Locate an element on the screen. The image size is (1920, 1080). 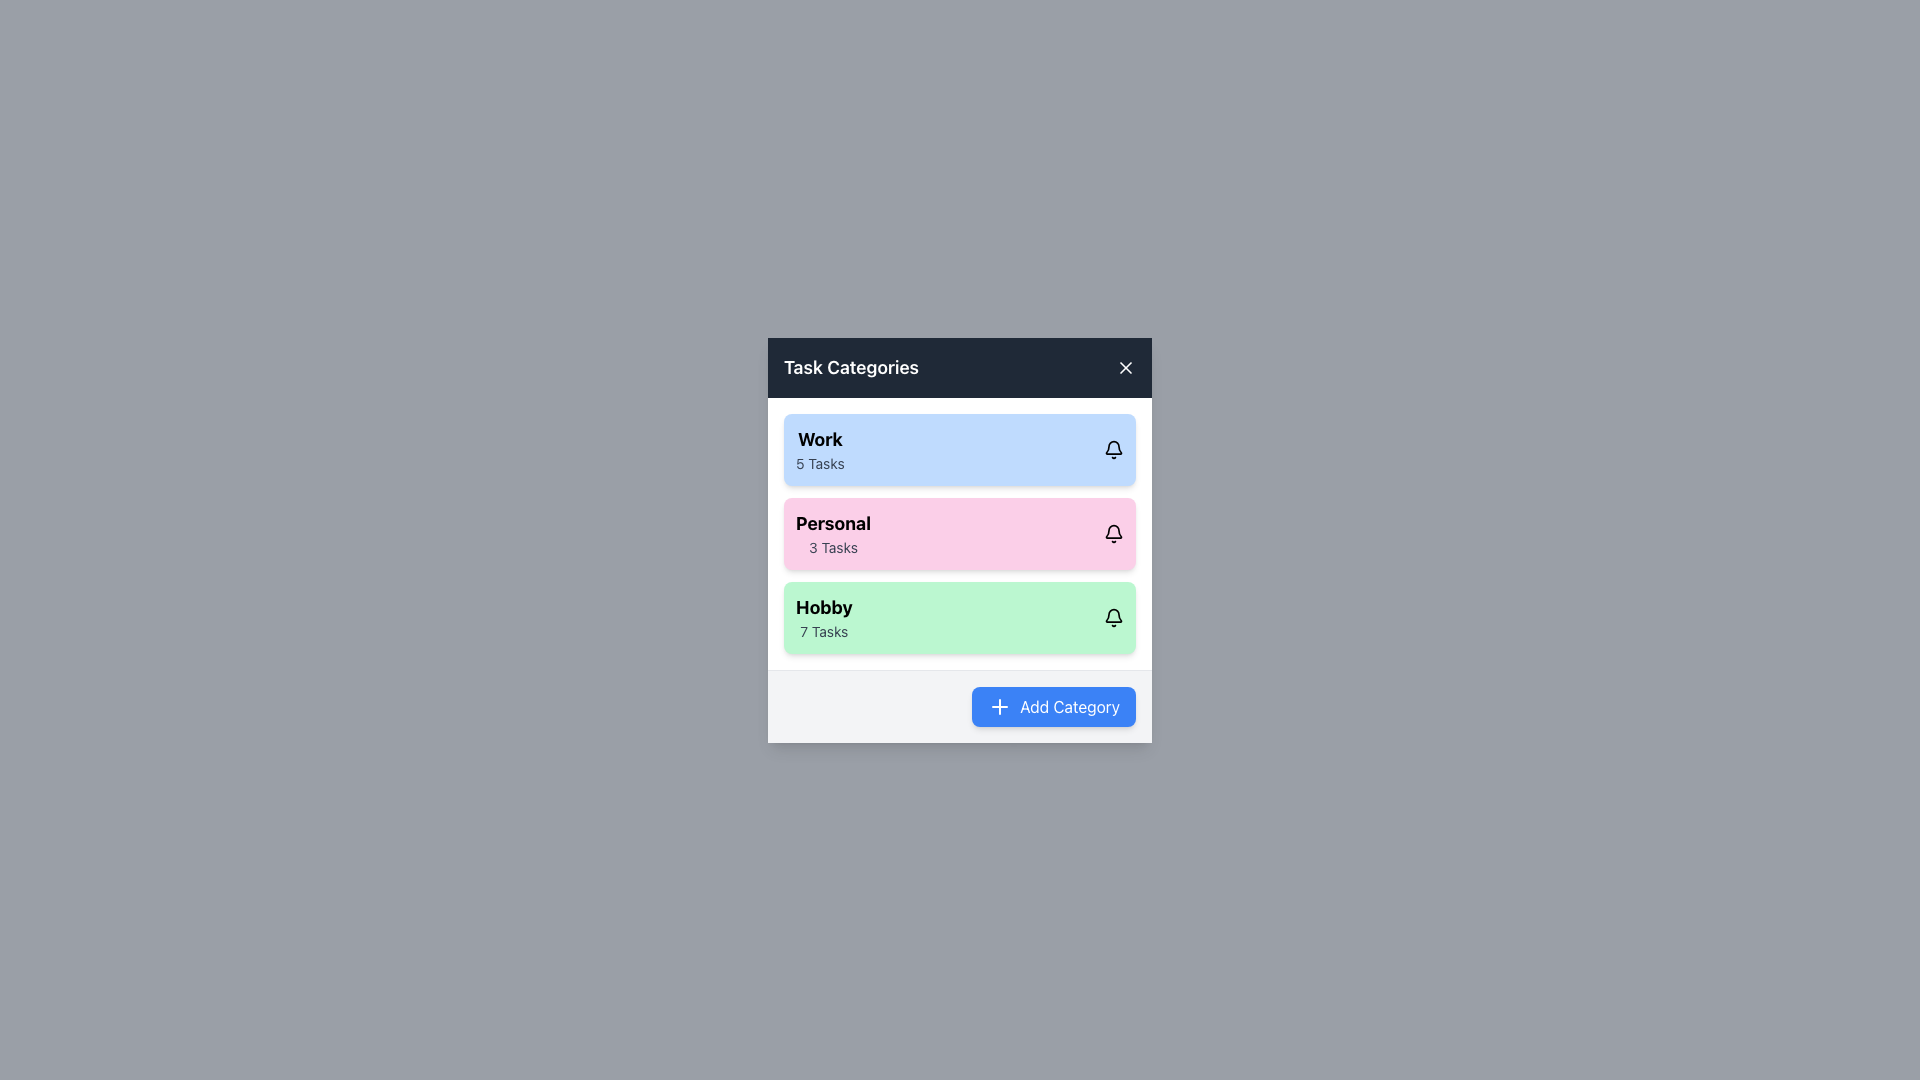
the text label displaying '3 Tasks' located below the 'Personal' text in the pink background section of the 'Task Categories' modal is located at coordinates (833, 547).